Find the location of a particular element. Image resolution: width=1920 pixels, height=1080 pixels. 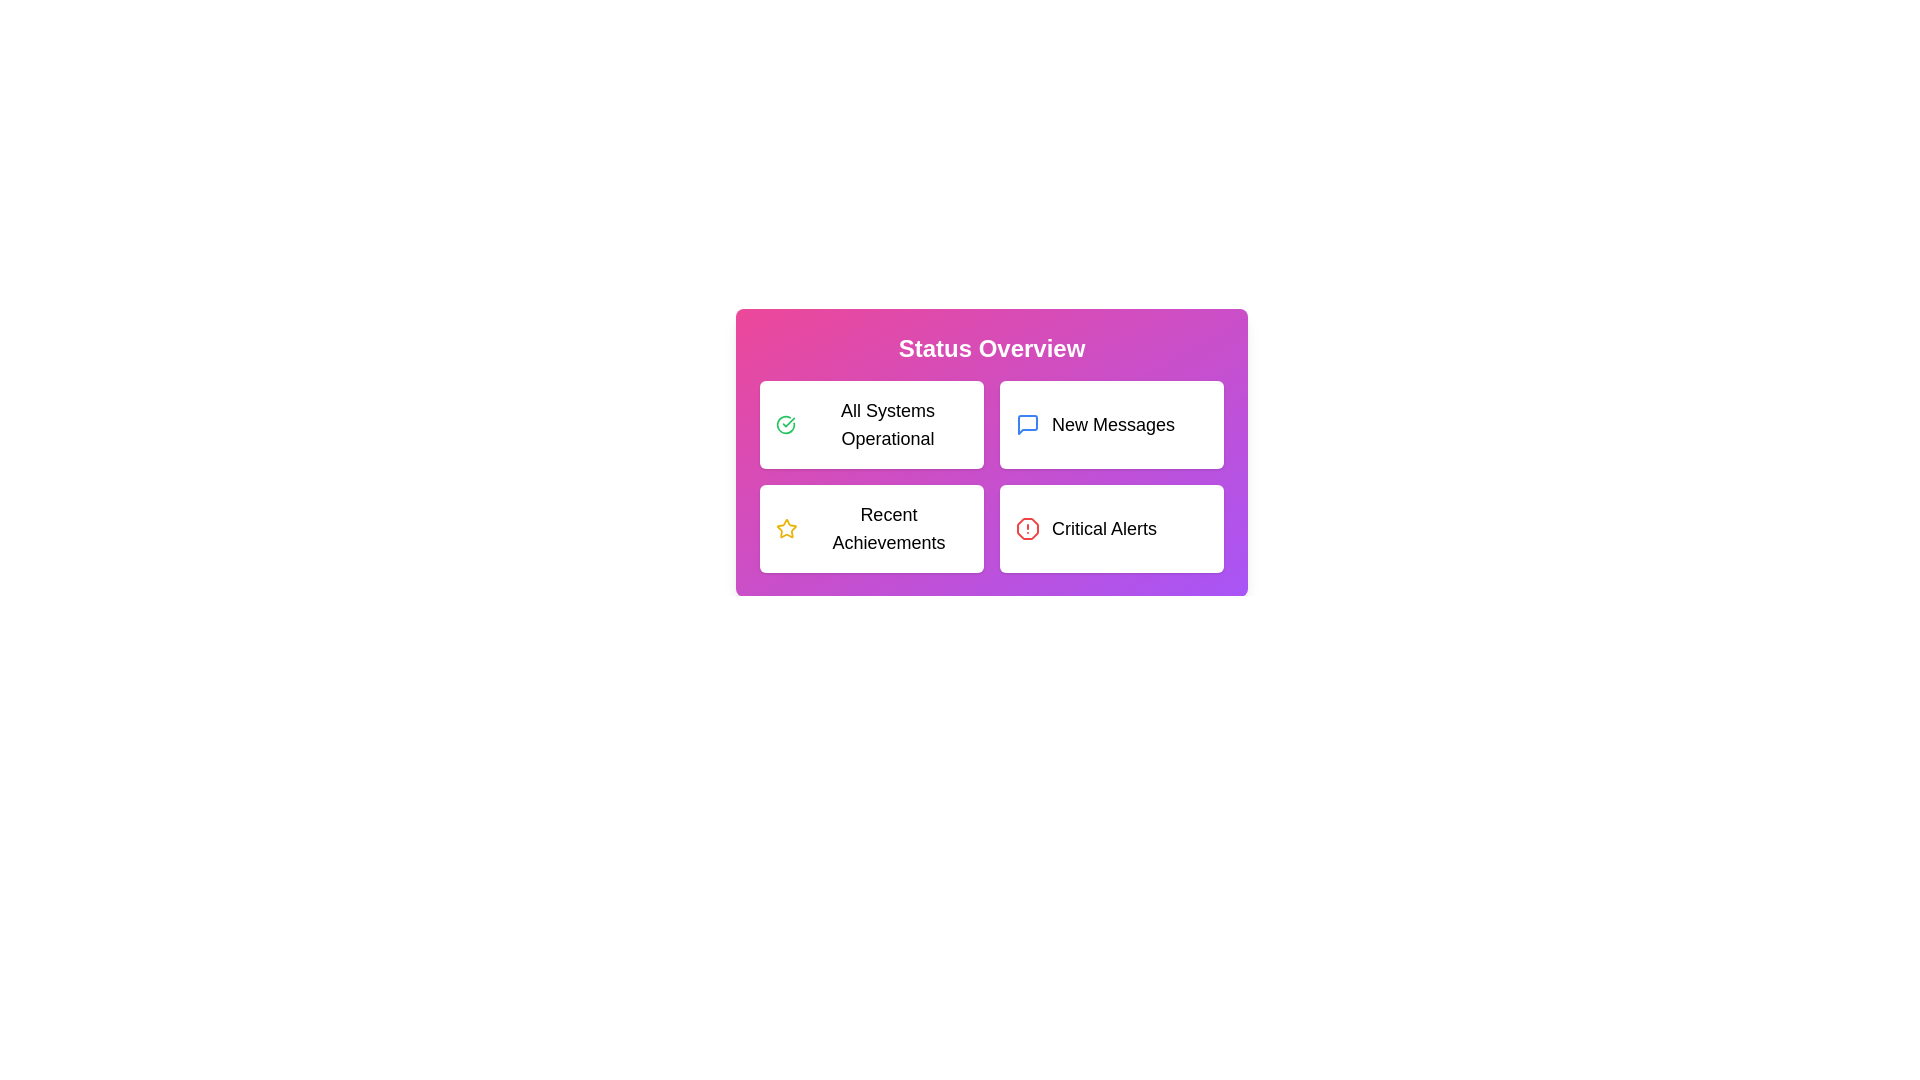

the 'New Messages' text label is located at coordinates (1112, 423).